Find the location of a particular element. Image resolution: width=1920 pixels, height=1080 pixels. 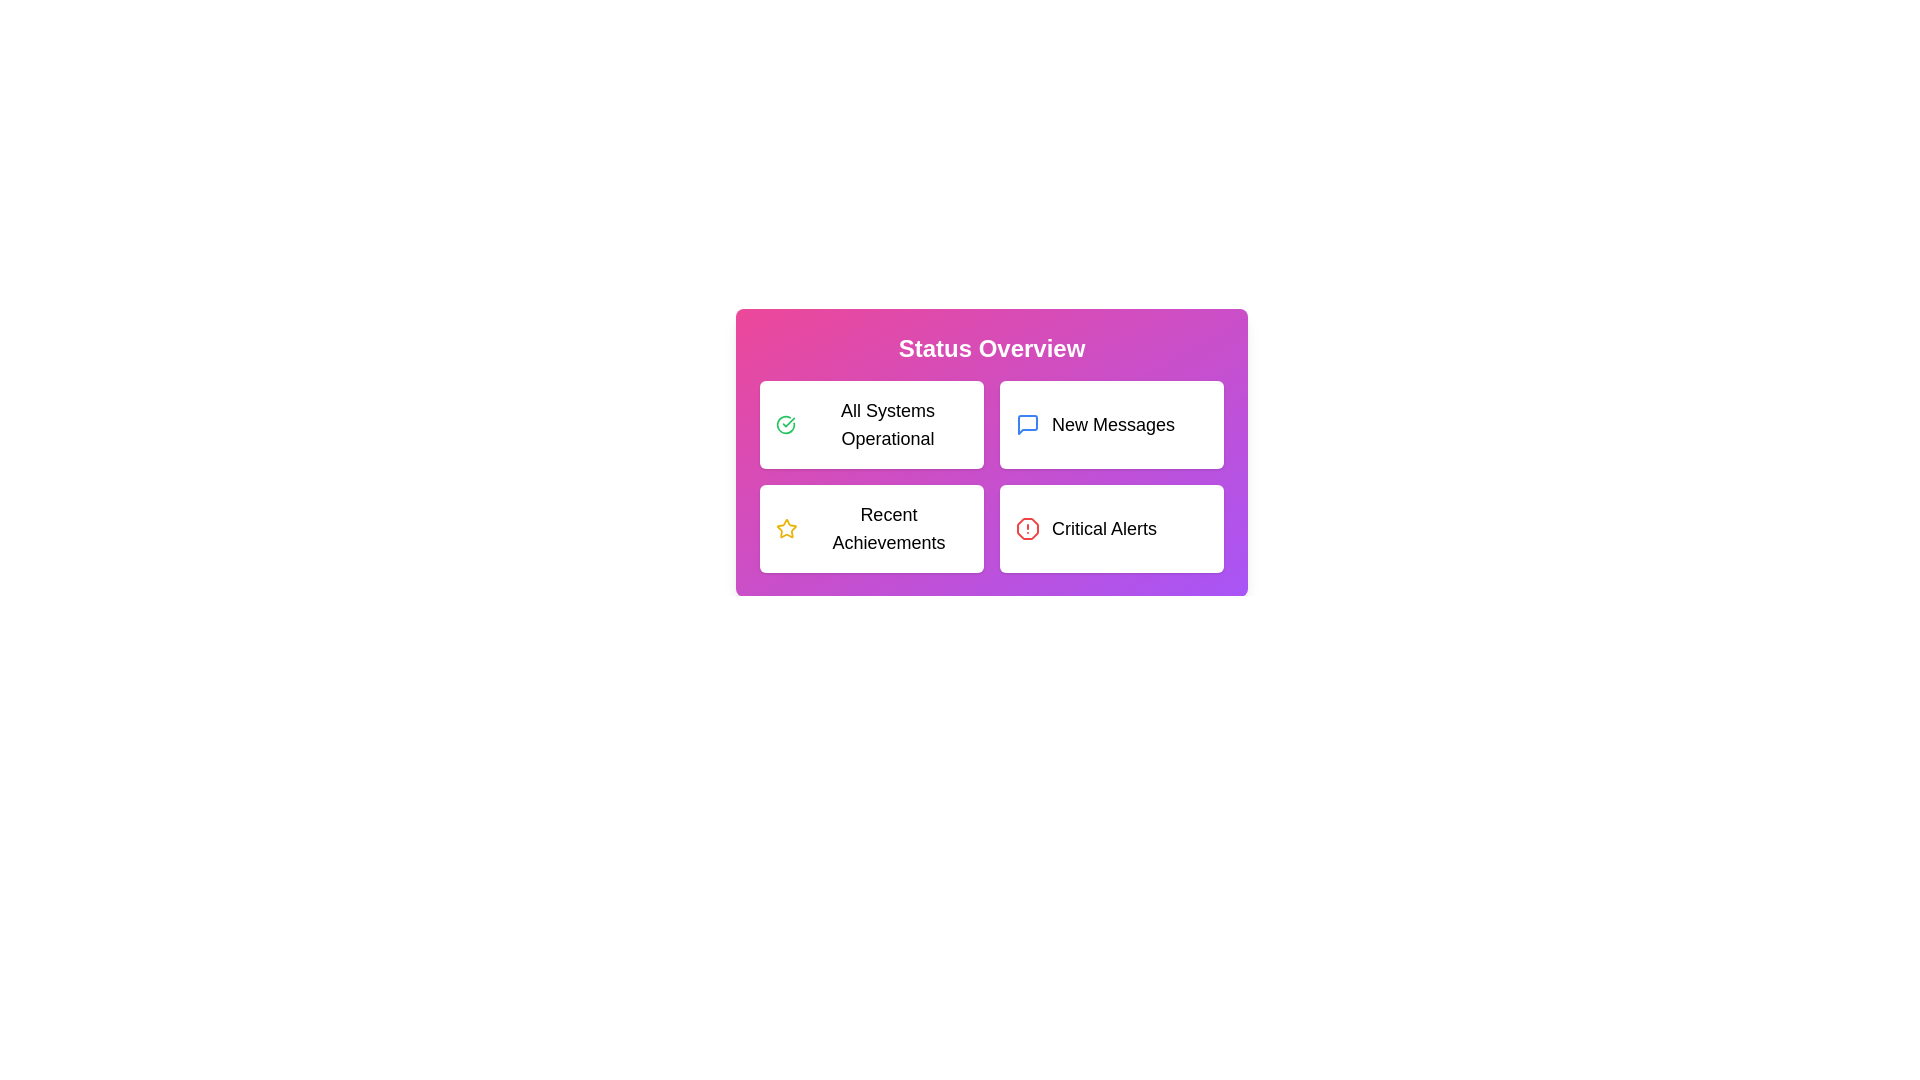

the 'New Messages' text label is located at coordinates (1112, 423).